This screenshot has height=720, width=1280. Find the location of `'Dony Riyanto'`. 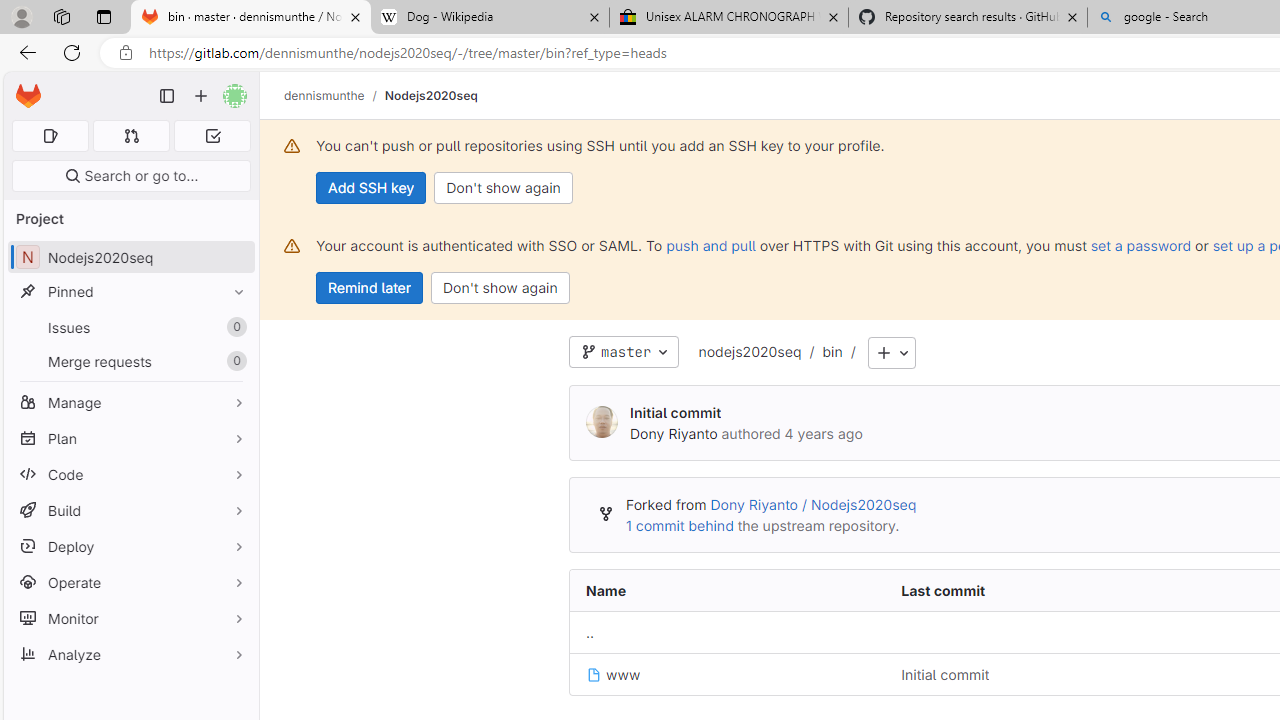

'Dony Riyanto' is located at coordinates (601, 422).